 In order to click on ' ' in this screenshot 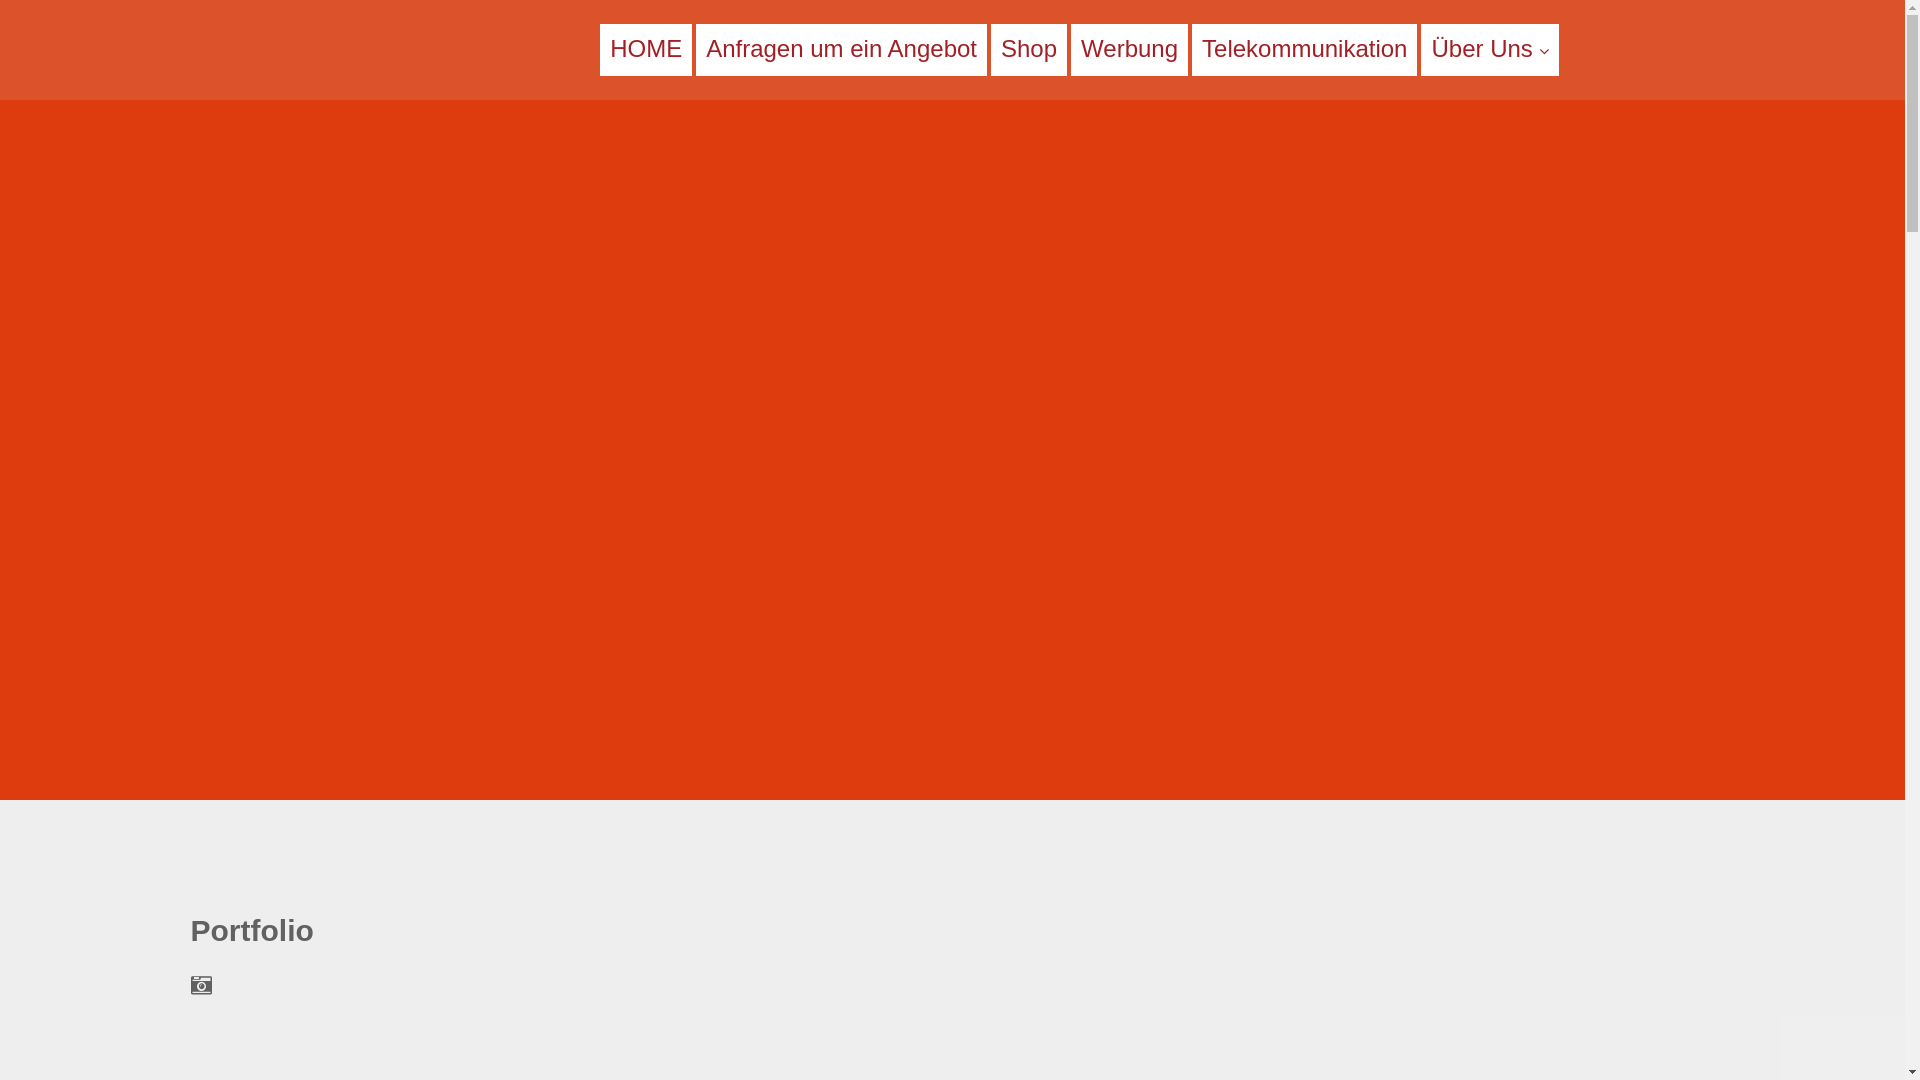, I will do `click(307, 47)`.